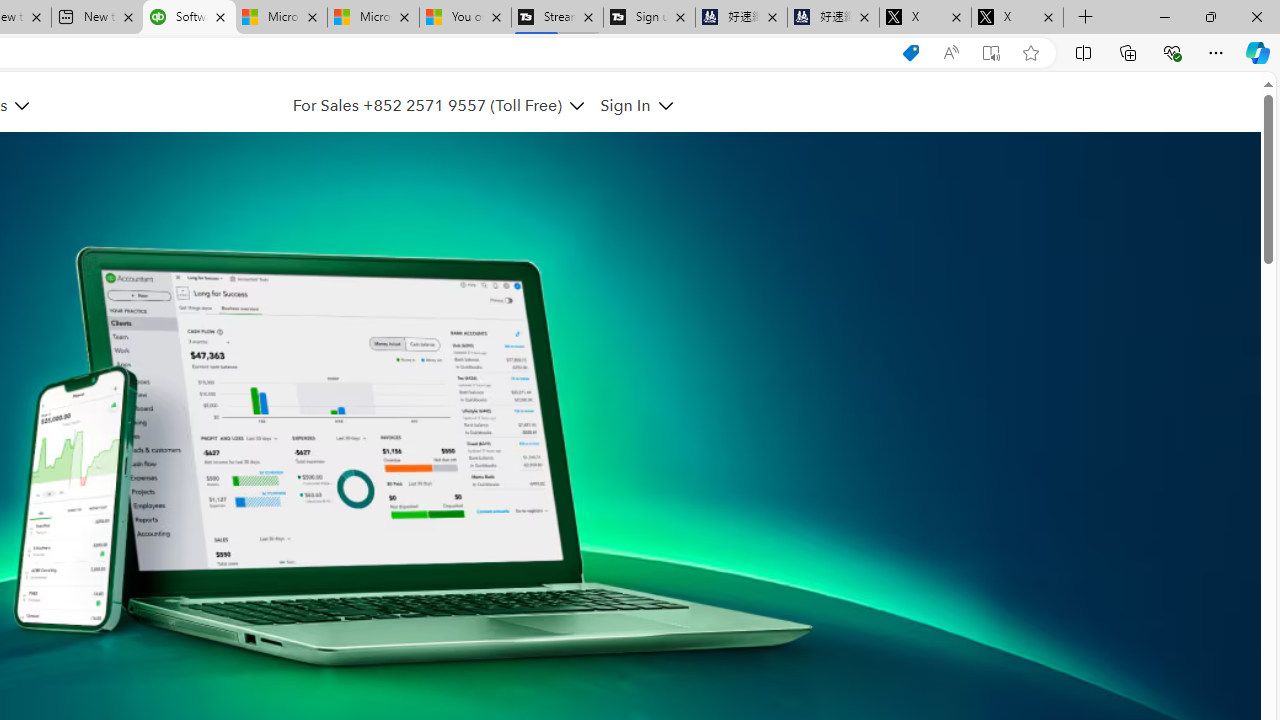 Image resolution: width=1280 pixels, height=720 pixels. Describe the element at coordinates (635, 105) in the screenshot. I see `'Sign In'` at that location.